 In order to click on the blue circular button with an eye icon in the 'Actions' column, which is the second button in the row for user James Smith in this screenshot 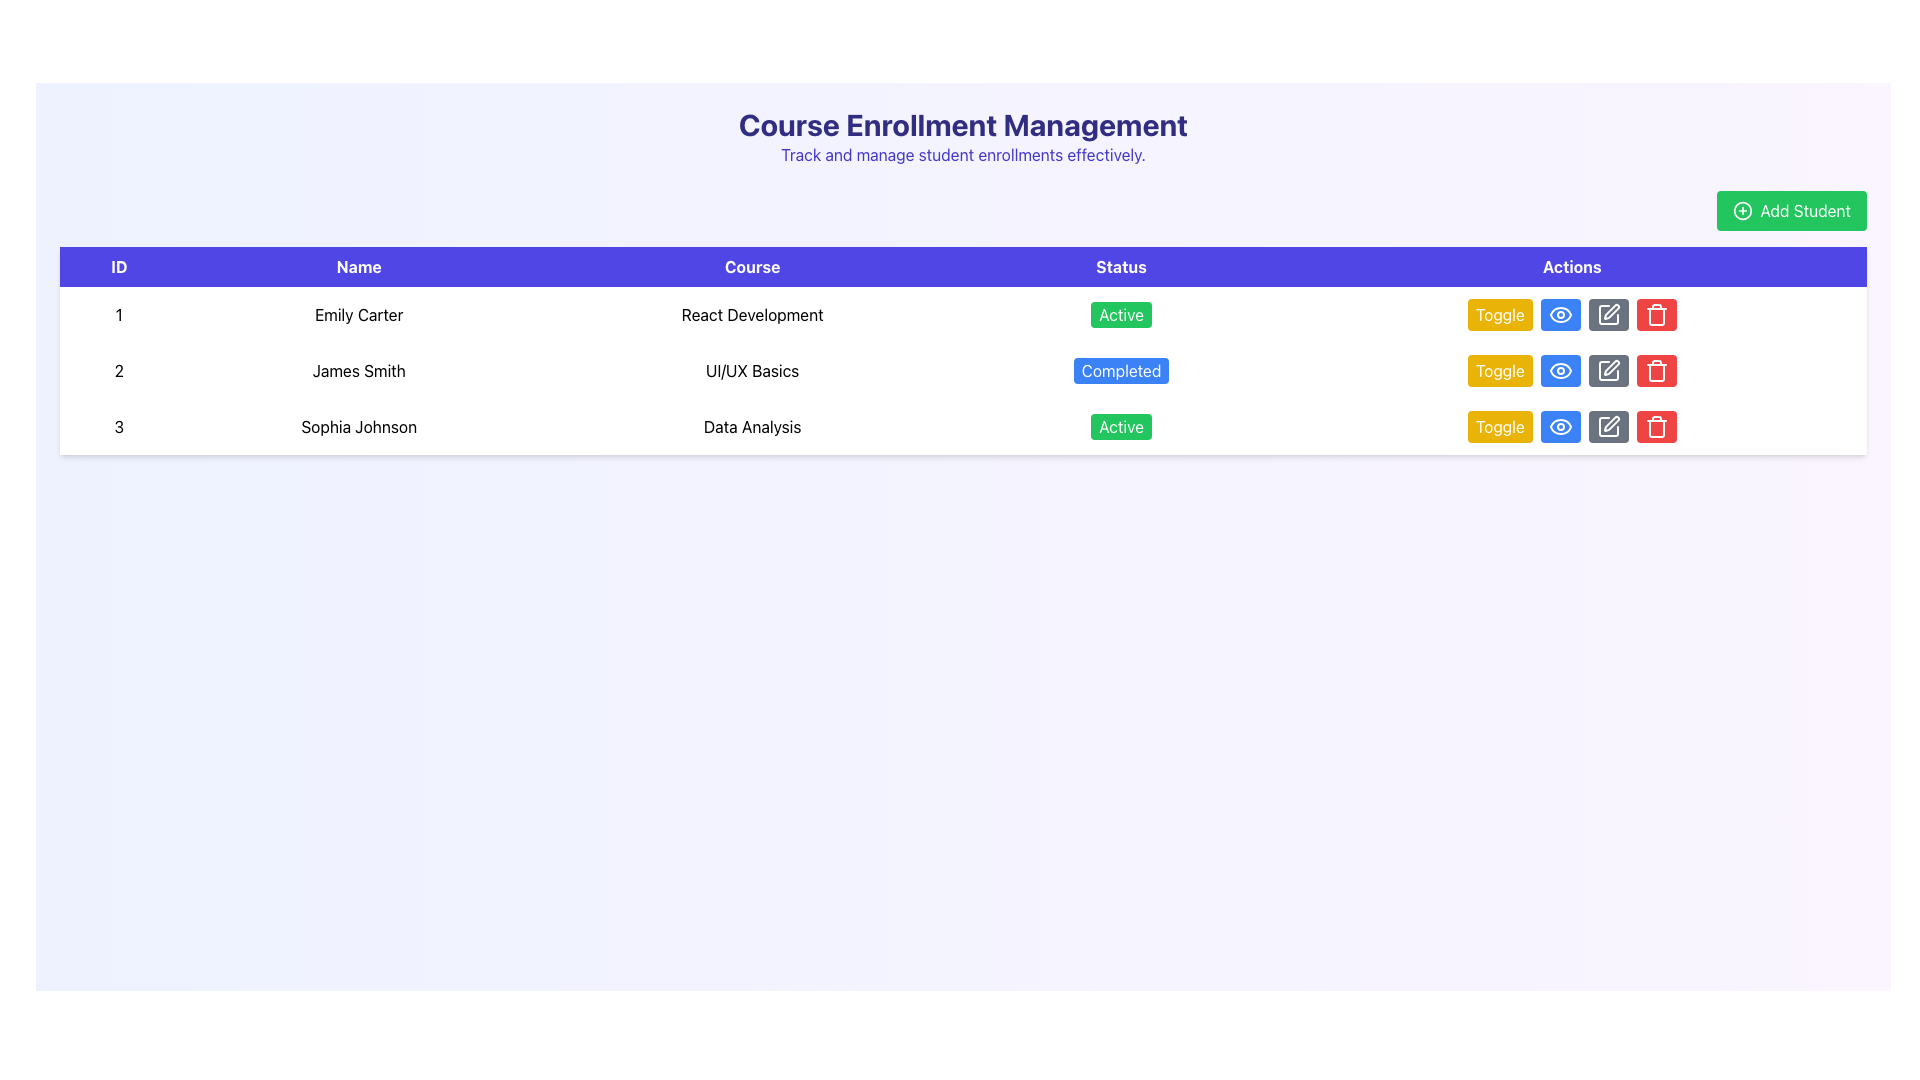, I will do `click(1559, 315)`.